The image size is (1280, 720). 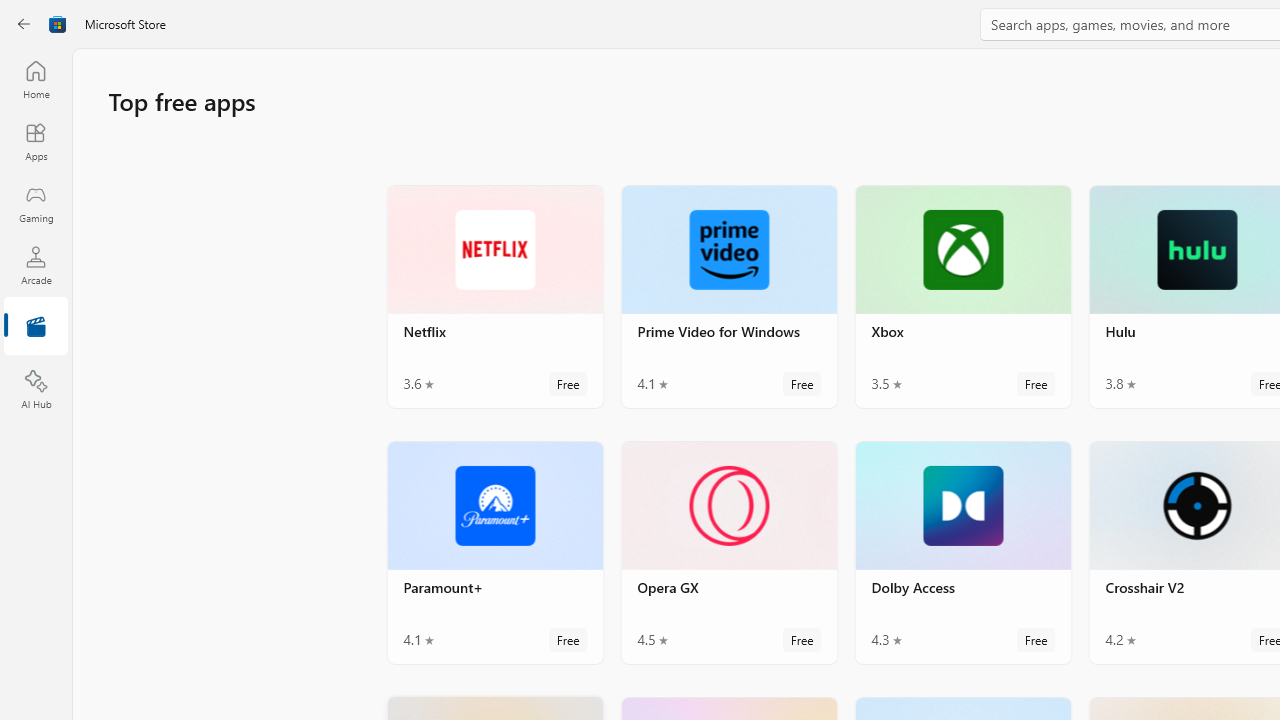 I want to click on 'Home', so click(x=35, y=78).